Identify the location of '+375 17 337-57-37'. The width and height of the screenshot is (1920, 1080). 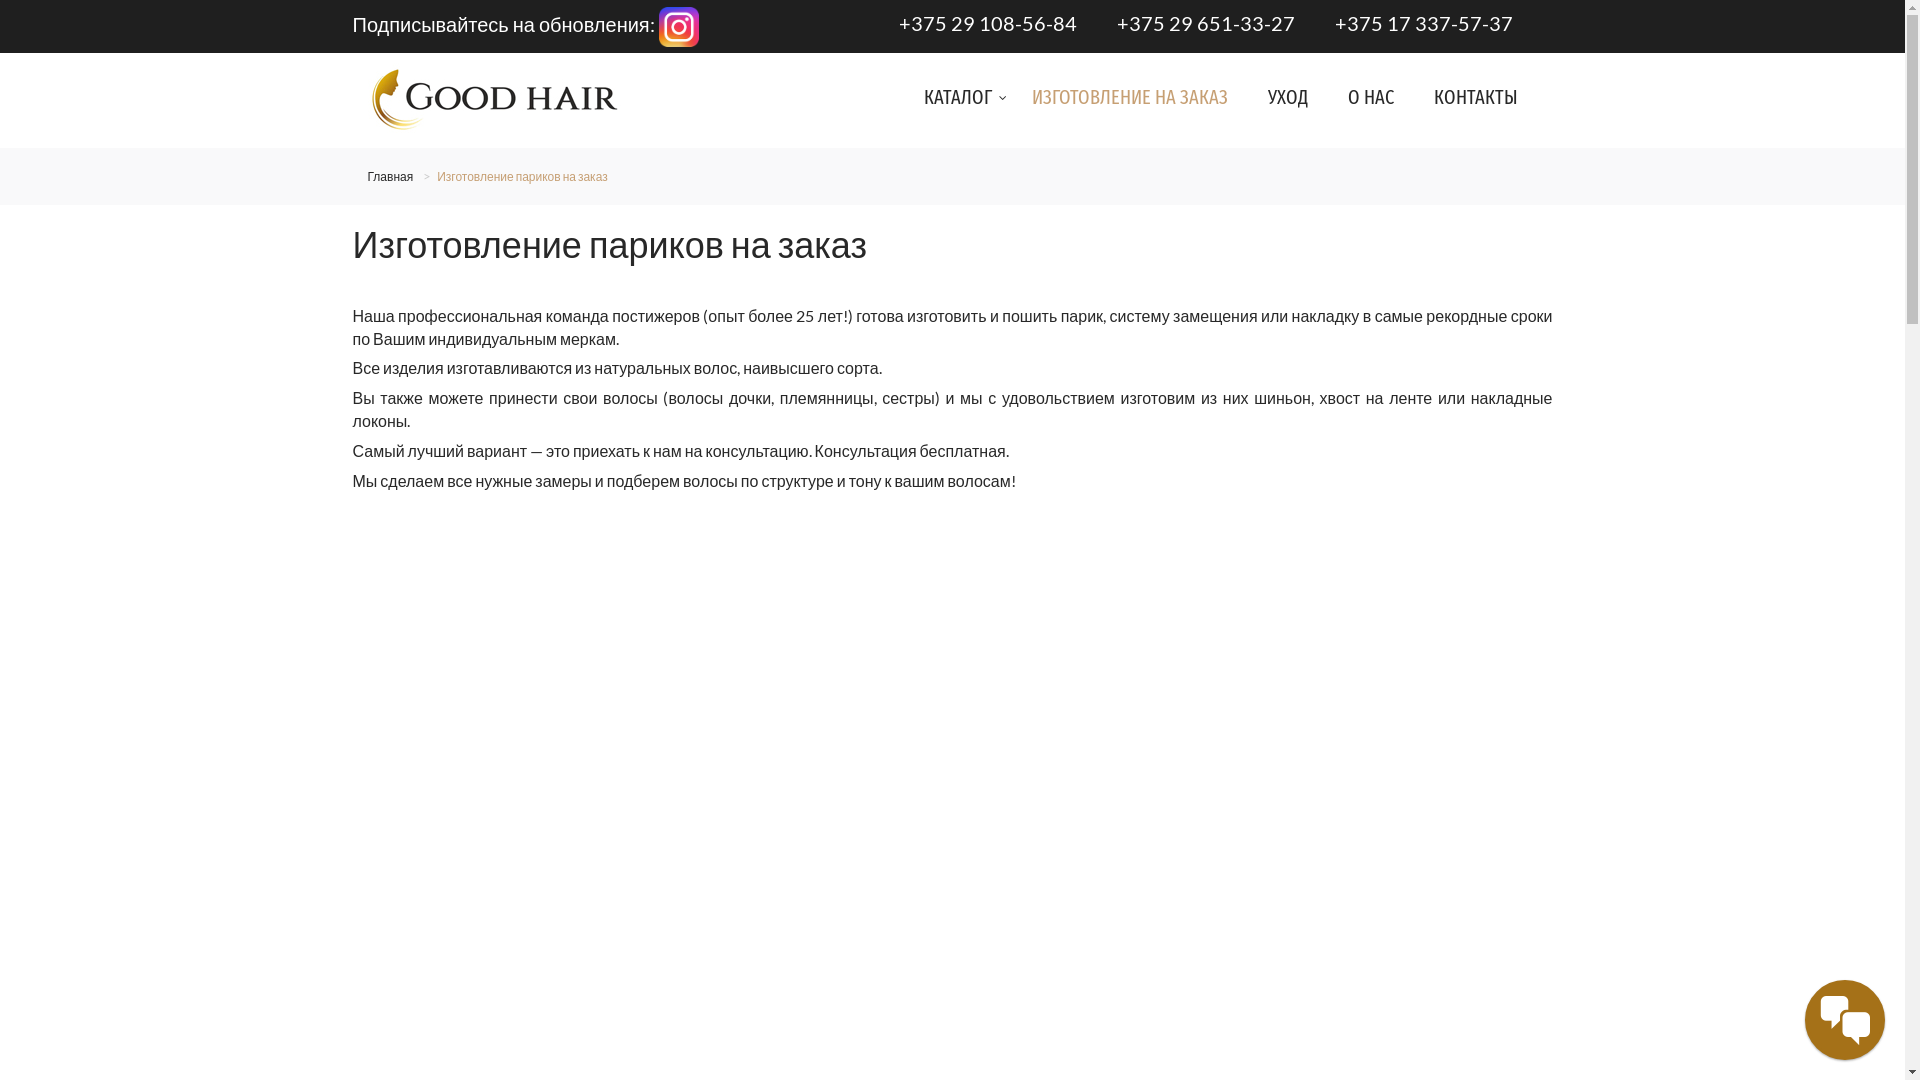
(1334, 23).